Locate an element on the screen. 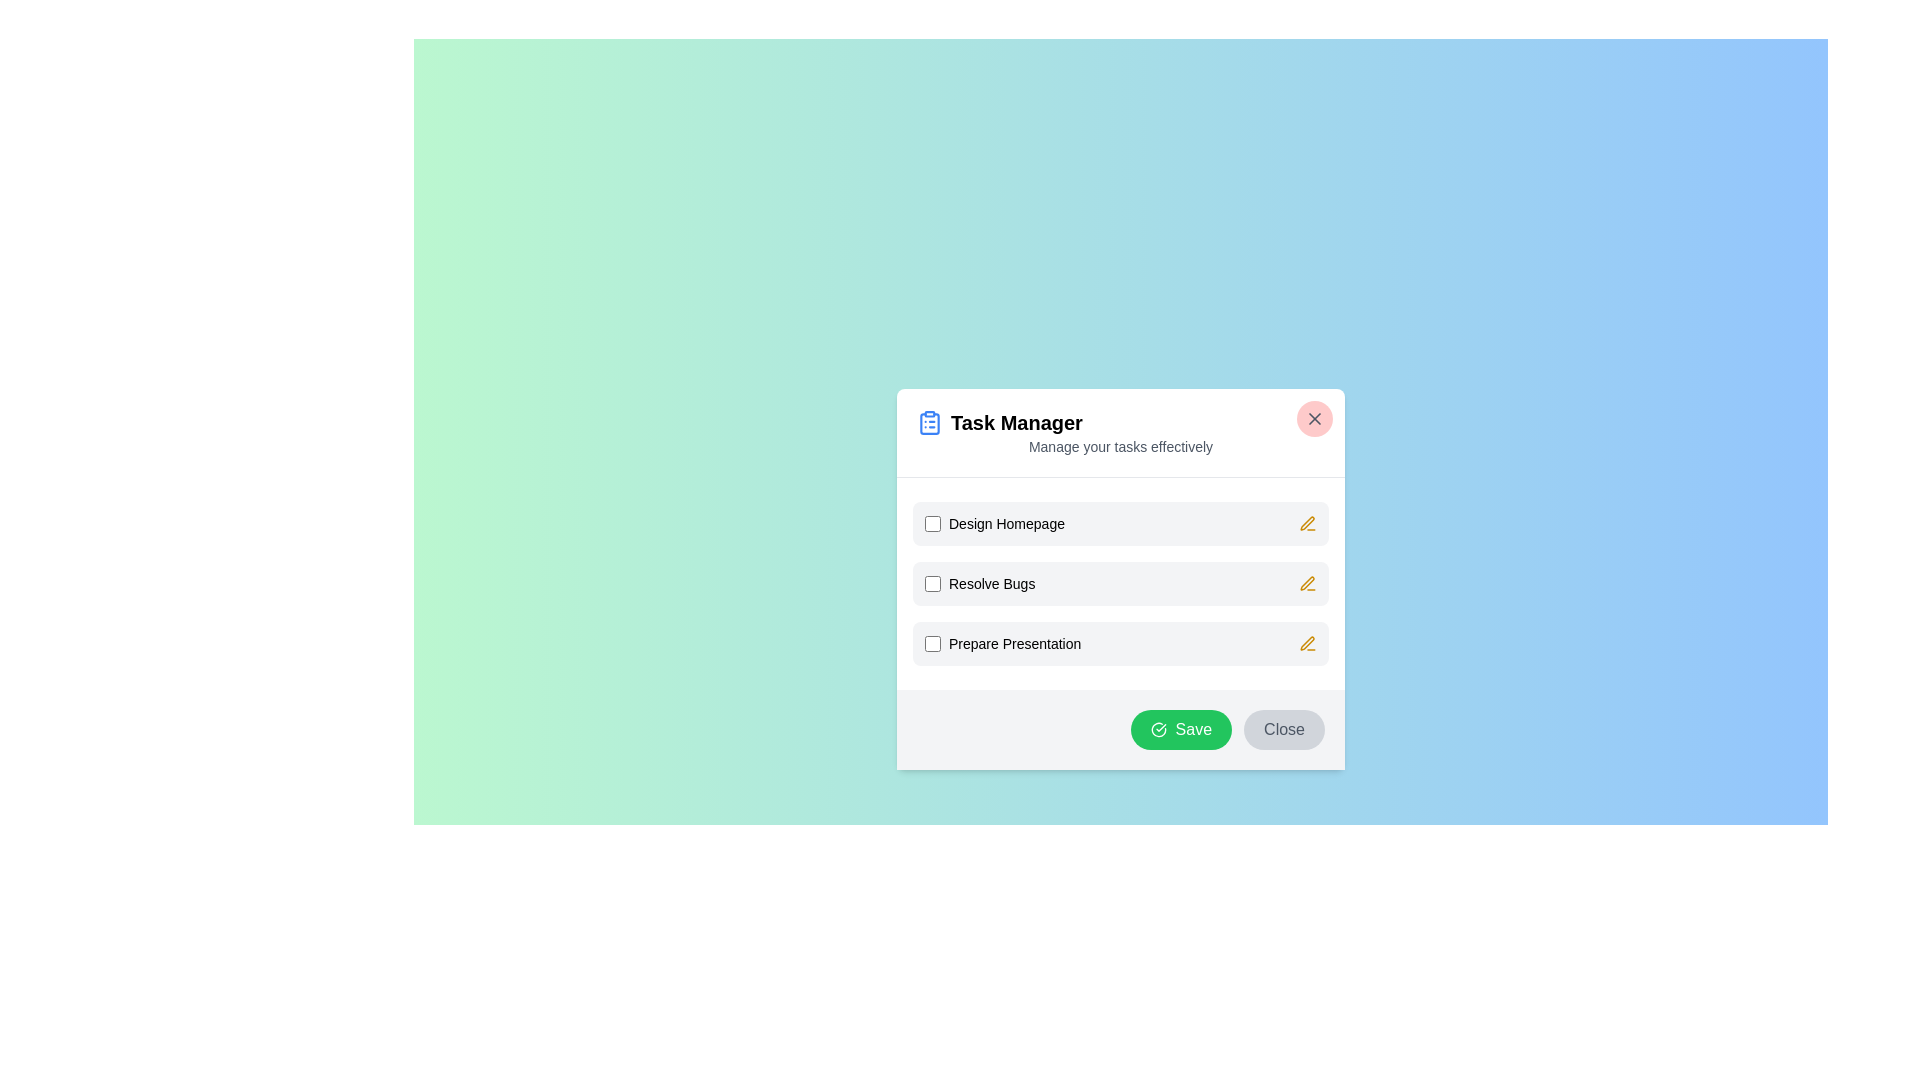  the checkbox of the task list item labeled 'Resolve Bugs' to mark it as completed is located at coordinates (1121, 582).